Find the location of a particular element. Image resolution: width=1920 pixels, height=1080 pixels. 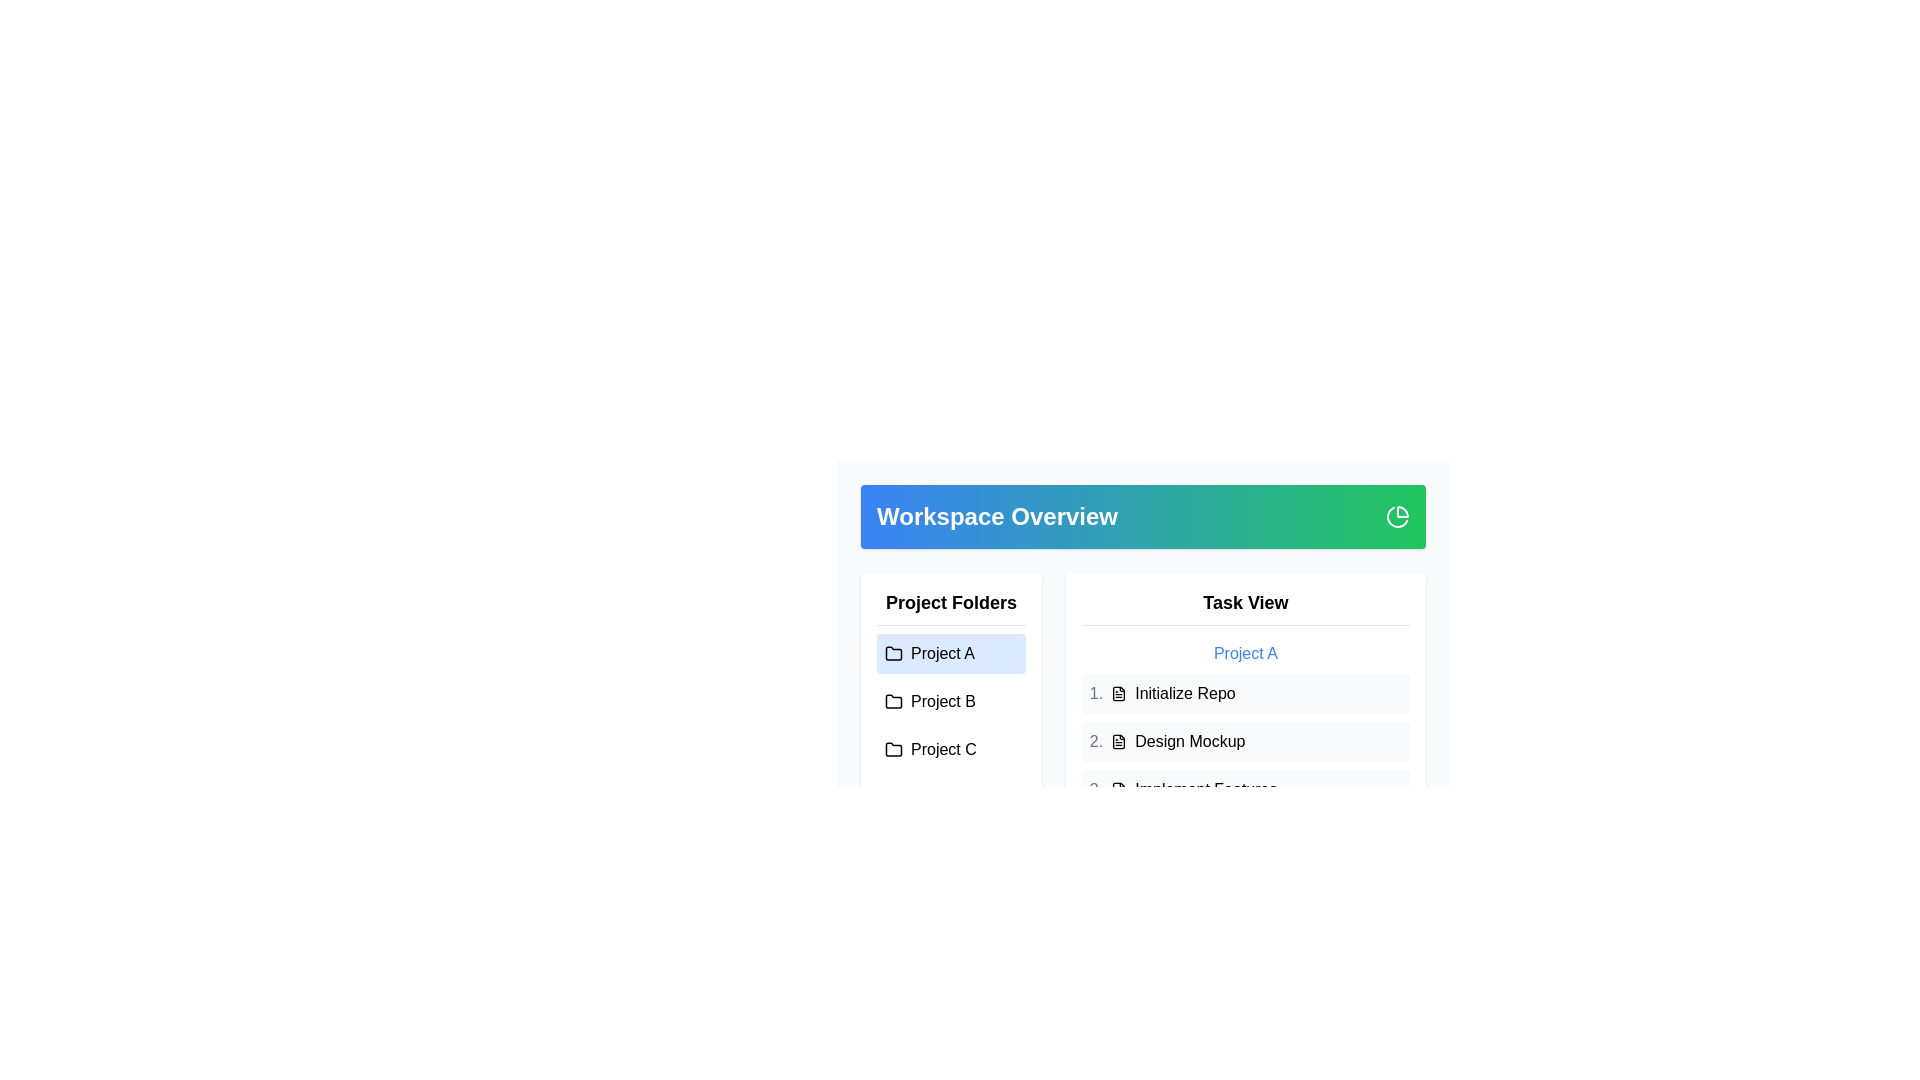

the folder icon located to the left of the text 'Project A' in the 'Project Folders' section to interact with it is located at coordinates (892, 654).